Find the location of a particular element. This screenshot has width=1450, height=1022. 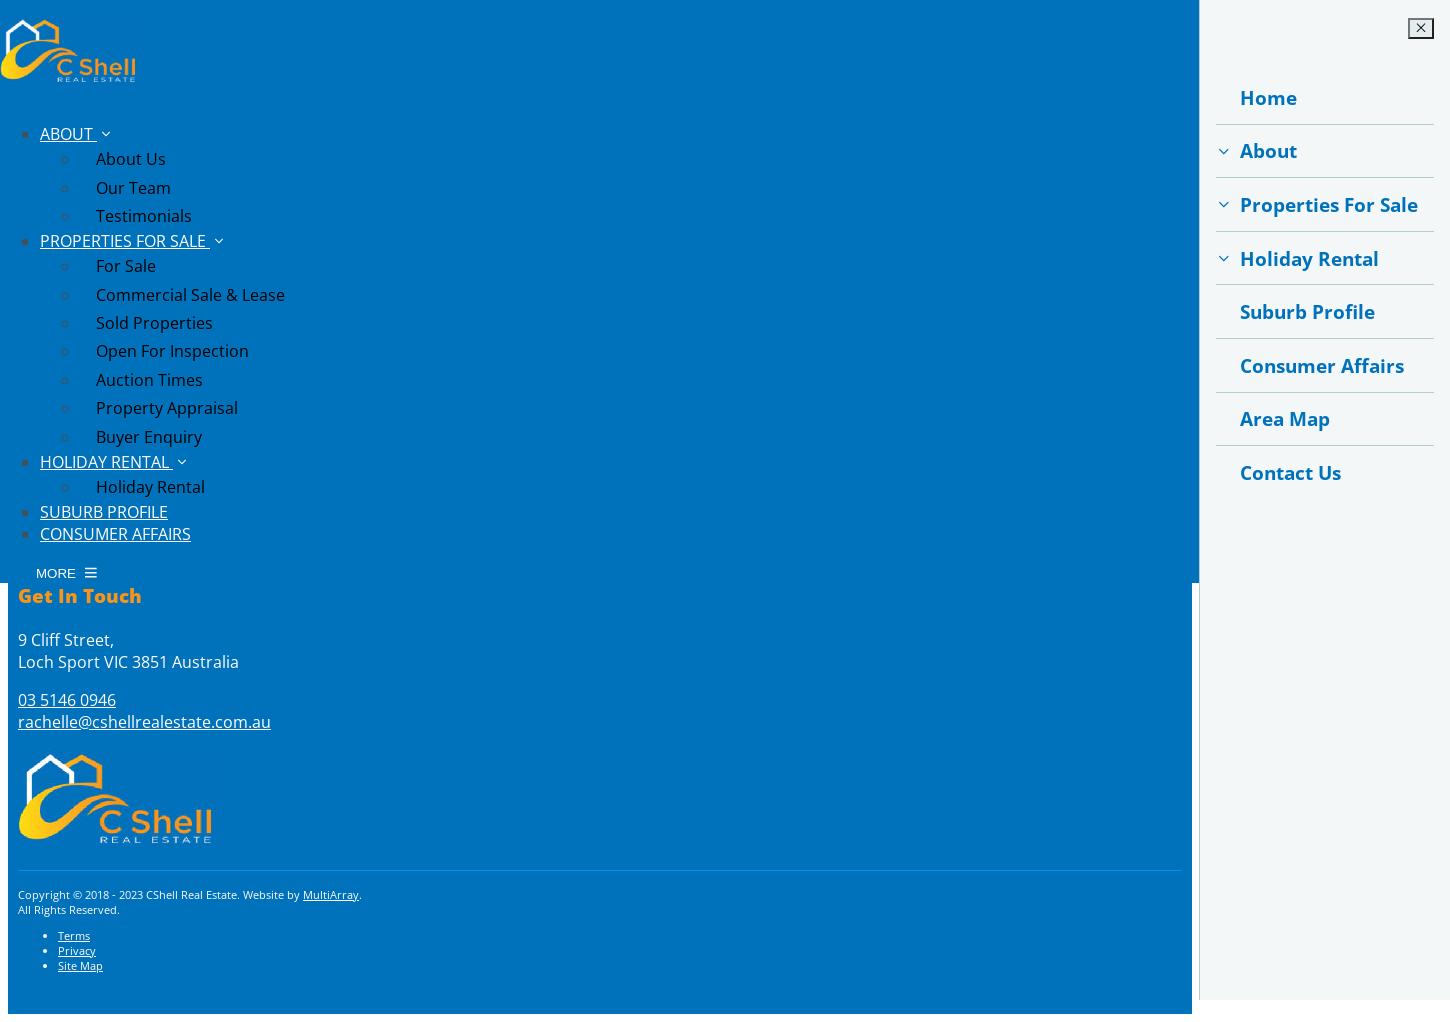

'Buy' is located at coordinates (17, 354).